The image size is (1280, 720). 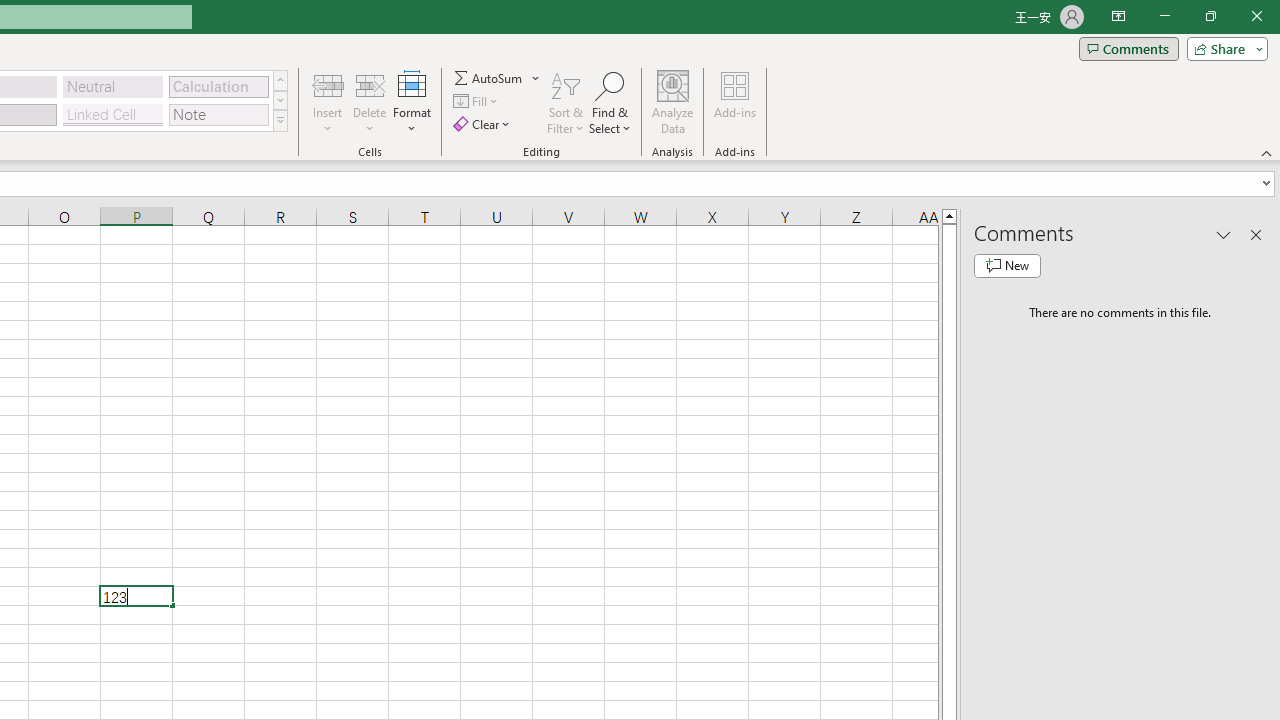 I want to click on 'AutoSum', so click(x=497, y=77).